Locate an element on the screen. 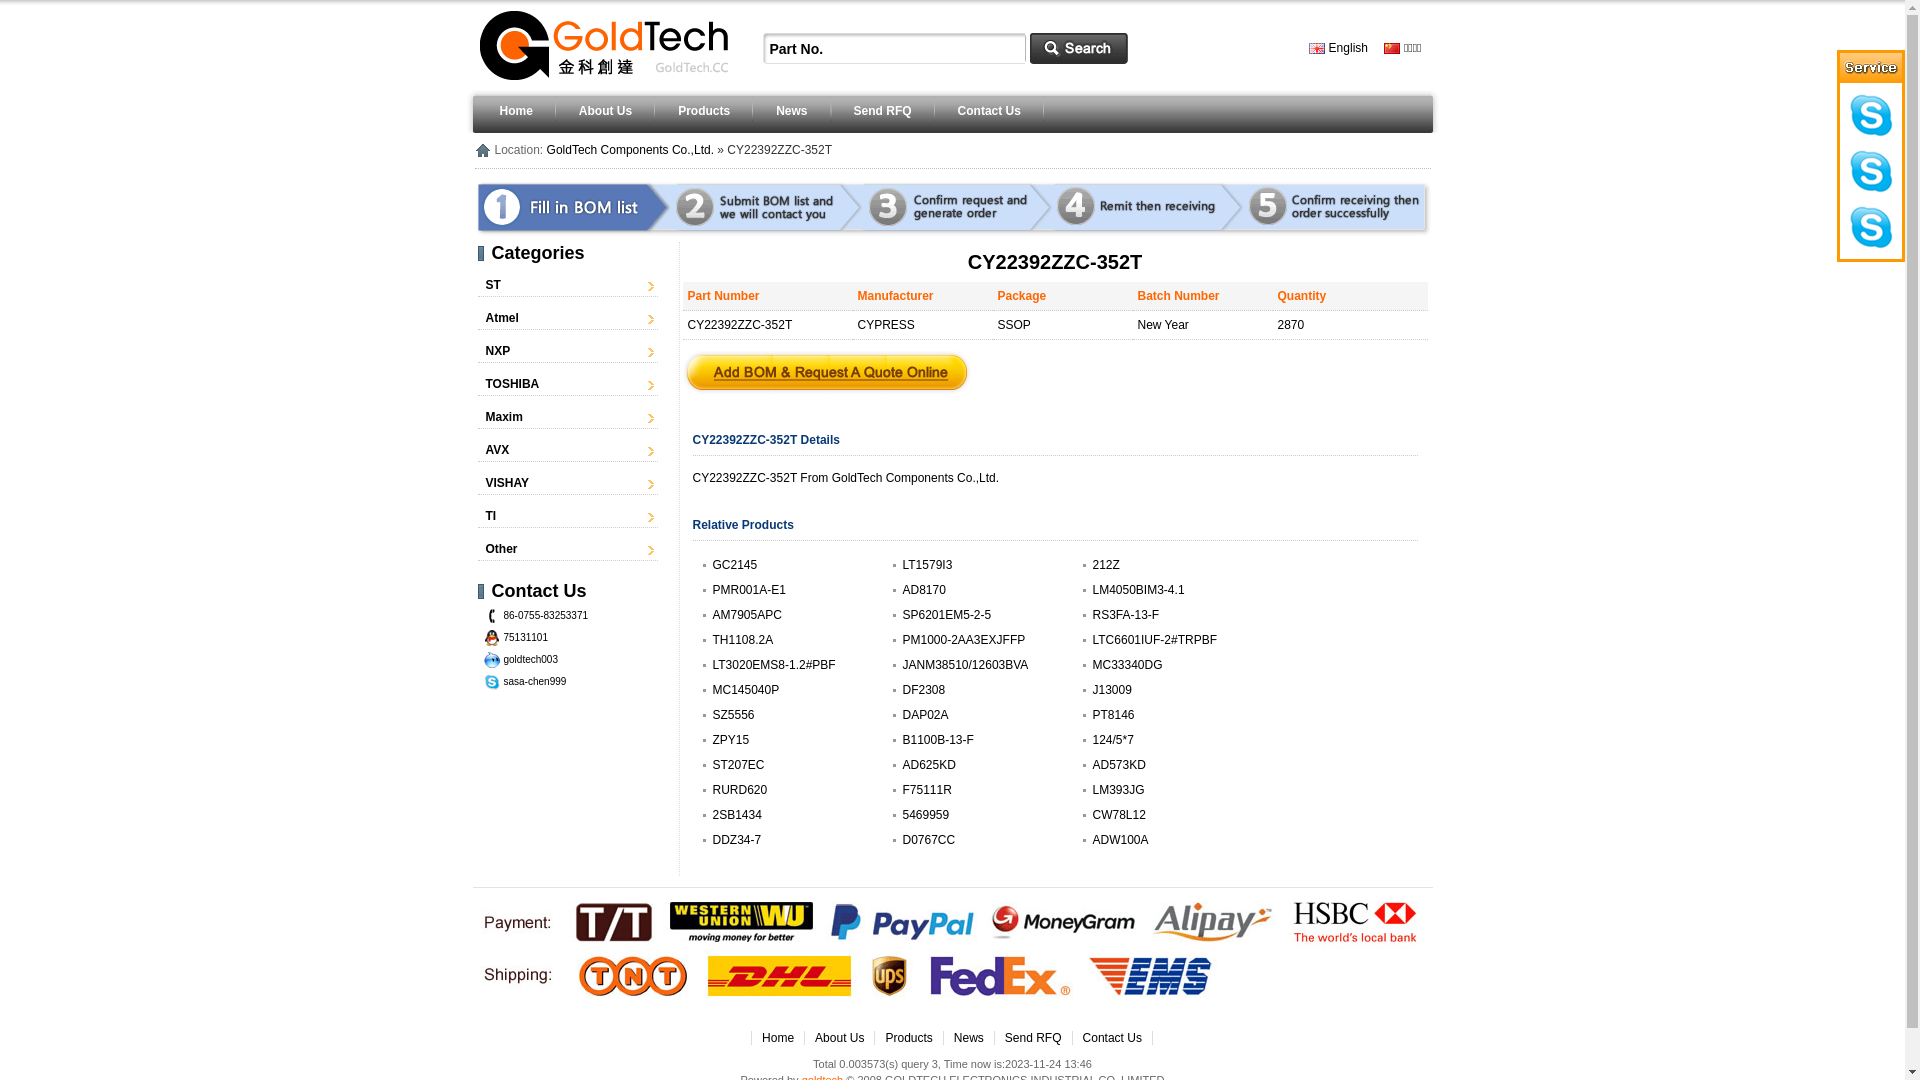 This screenshot has height=1080, width=1920. 'English' is located at coordinates (1309, 47).